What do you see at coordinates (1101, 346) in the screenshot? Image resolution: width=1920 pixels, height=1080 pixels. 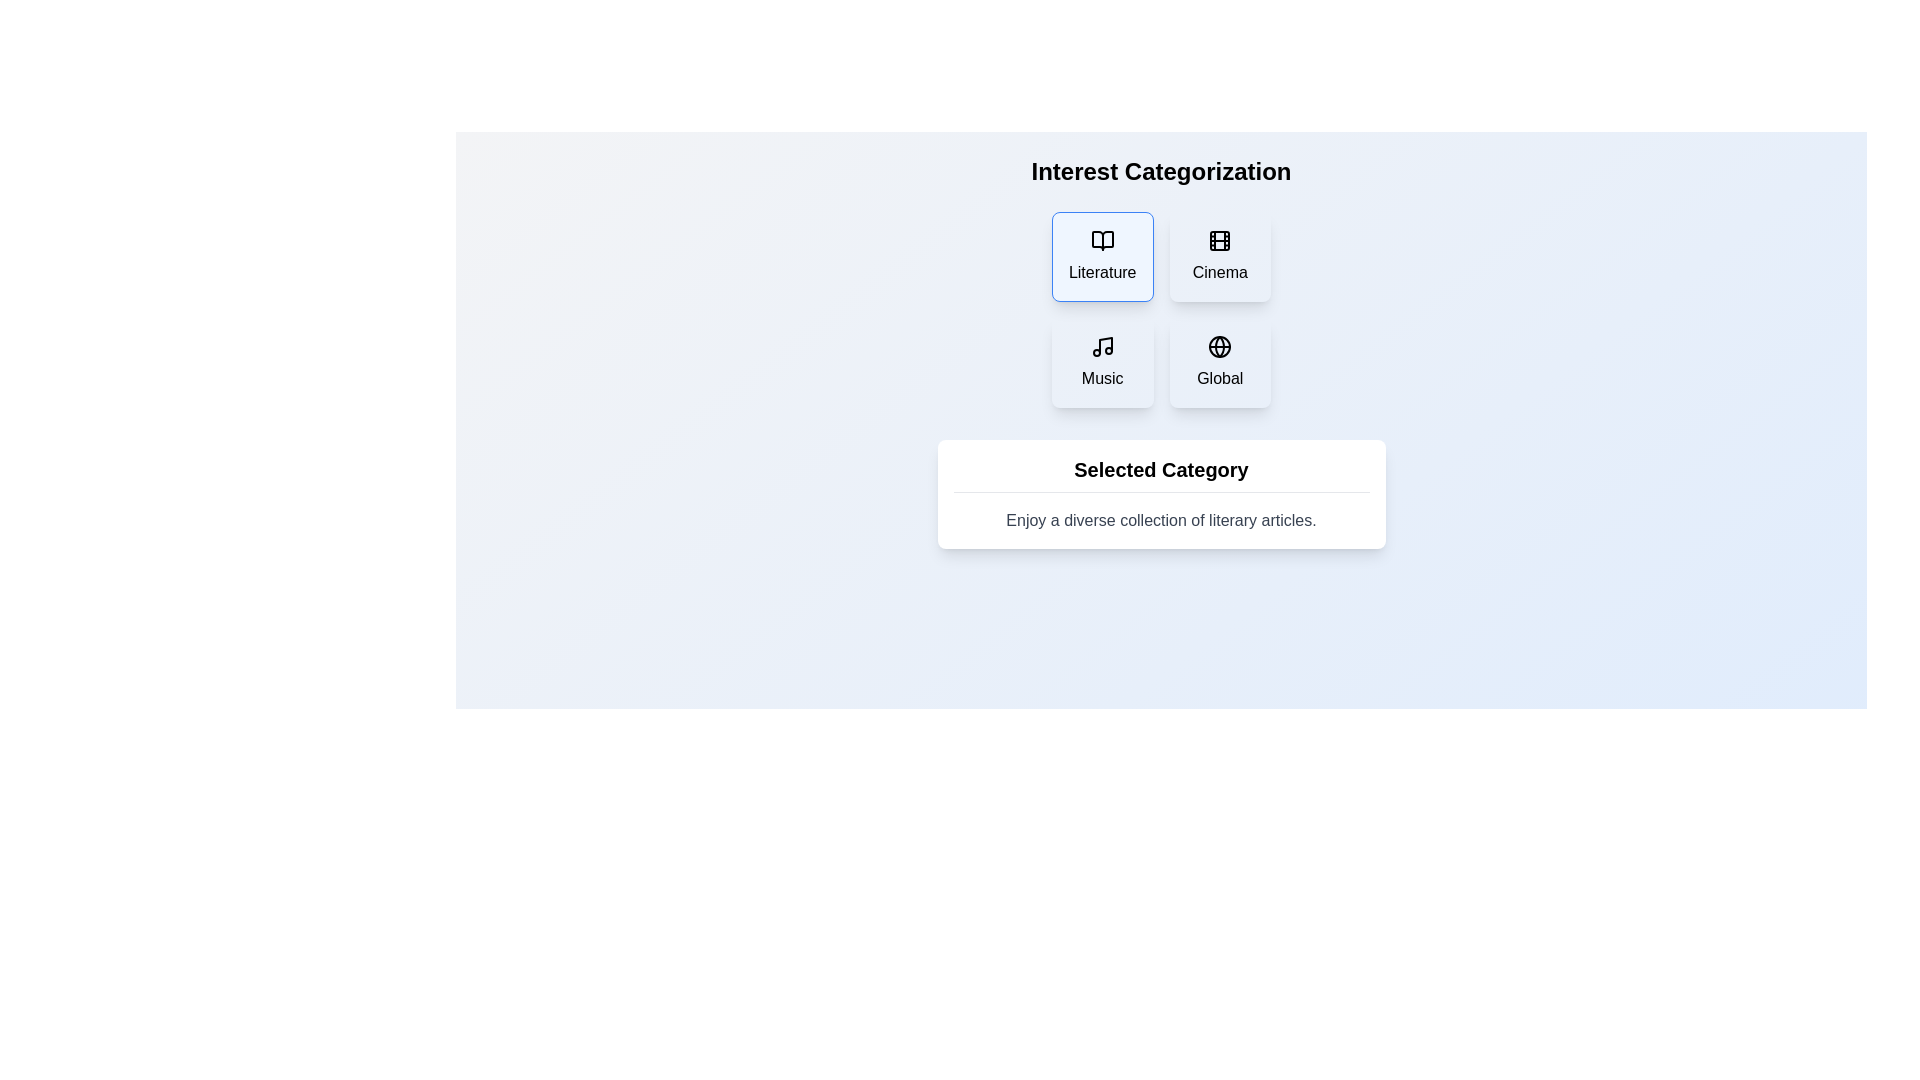 I see `the 'Music' icon located at the center of the 'Music' card, positioned above the text label 'Music' under the 'Interest Categorization' heading` at bounding box center [1101, 346].